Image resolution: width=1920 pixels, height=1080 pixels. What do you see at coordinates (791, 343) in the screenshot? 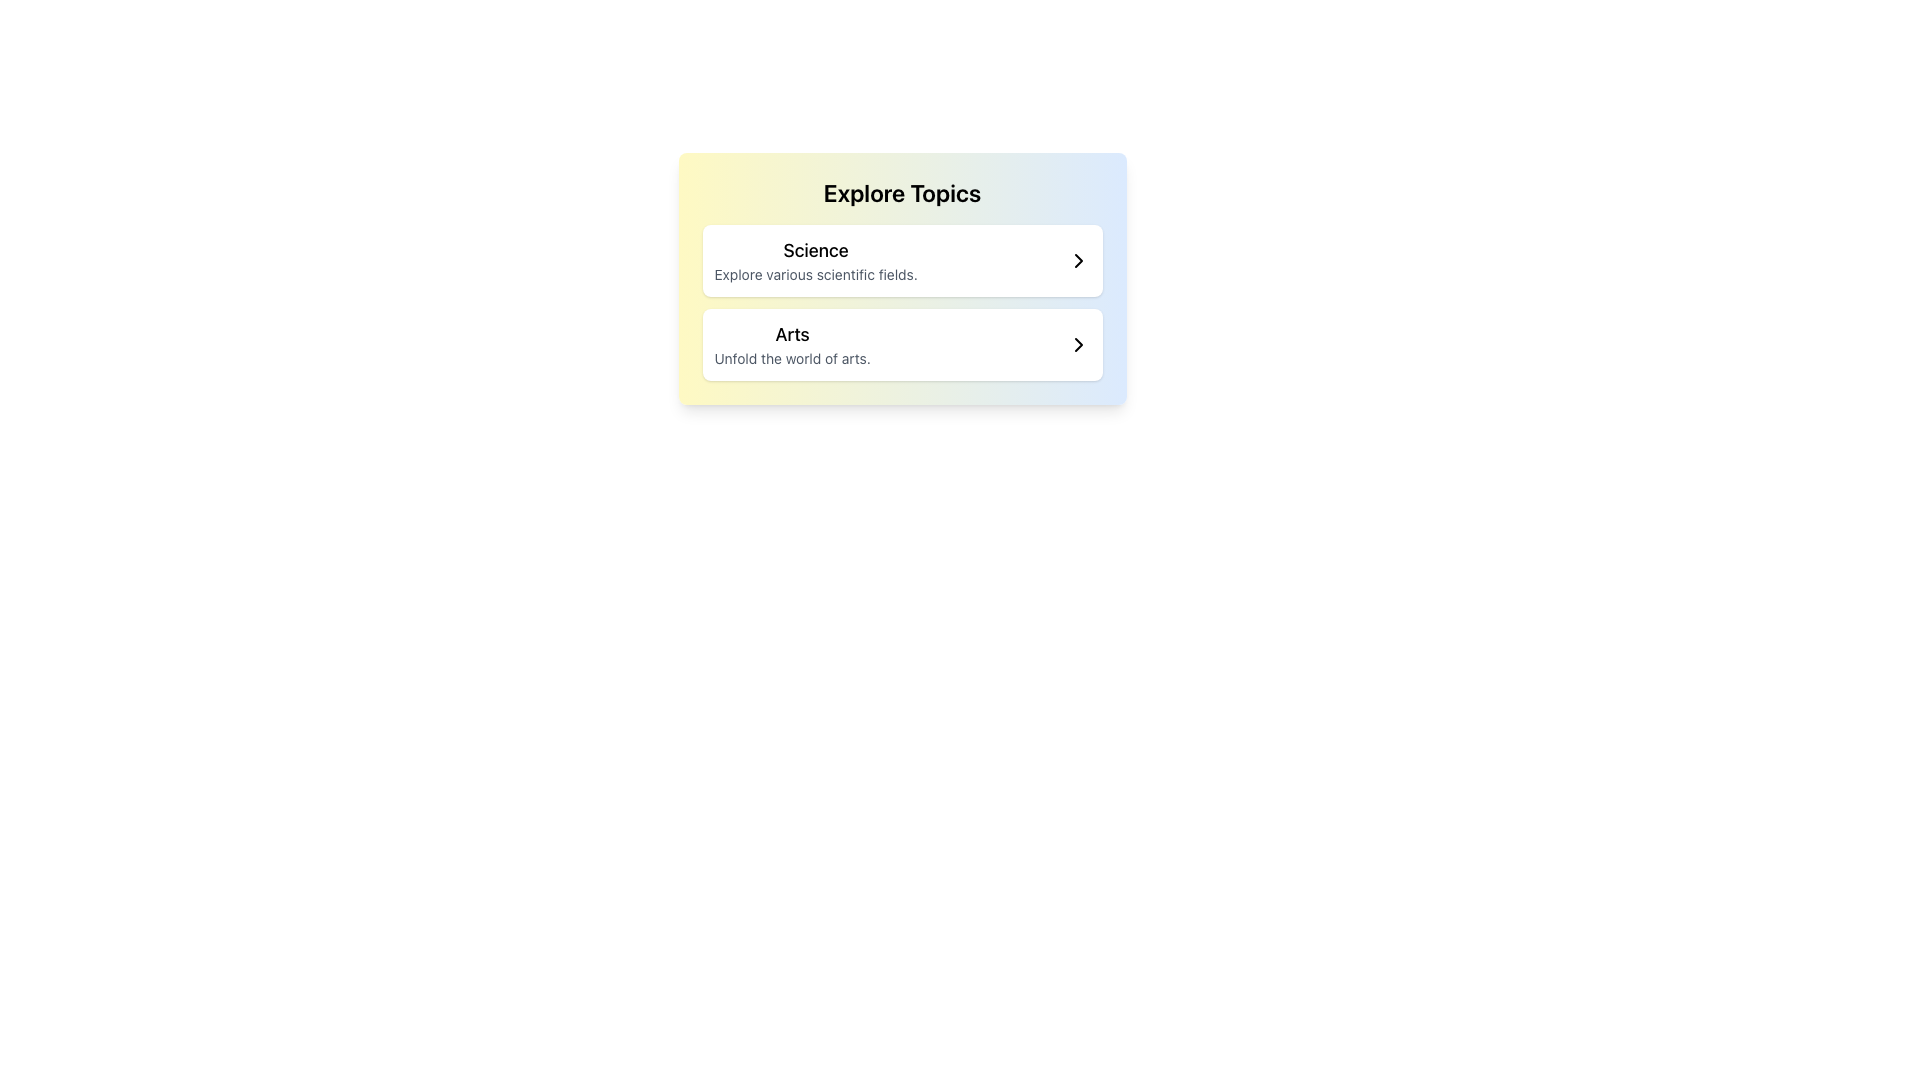
I see `text in the title and description block for the topic 'Arts', which is located in the second card under the 'Explore Topics' header, below the 'Science' entry` at bounding box center [791, 343].